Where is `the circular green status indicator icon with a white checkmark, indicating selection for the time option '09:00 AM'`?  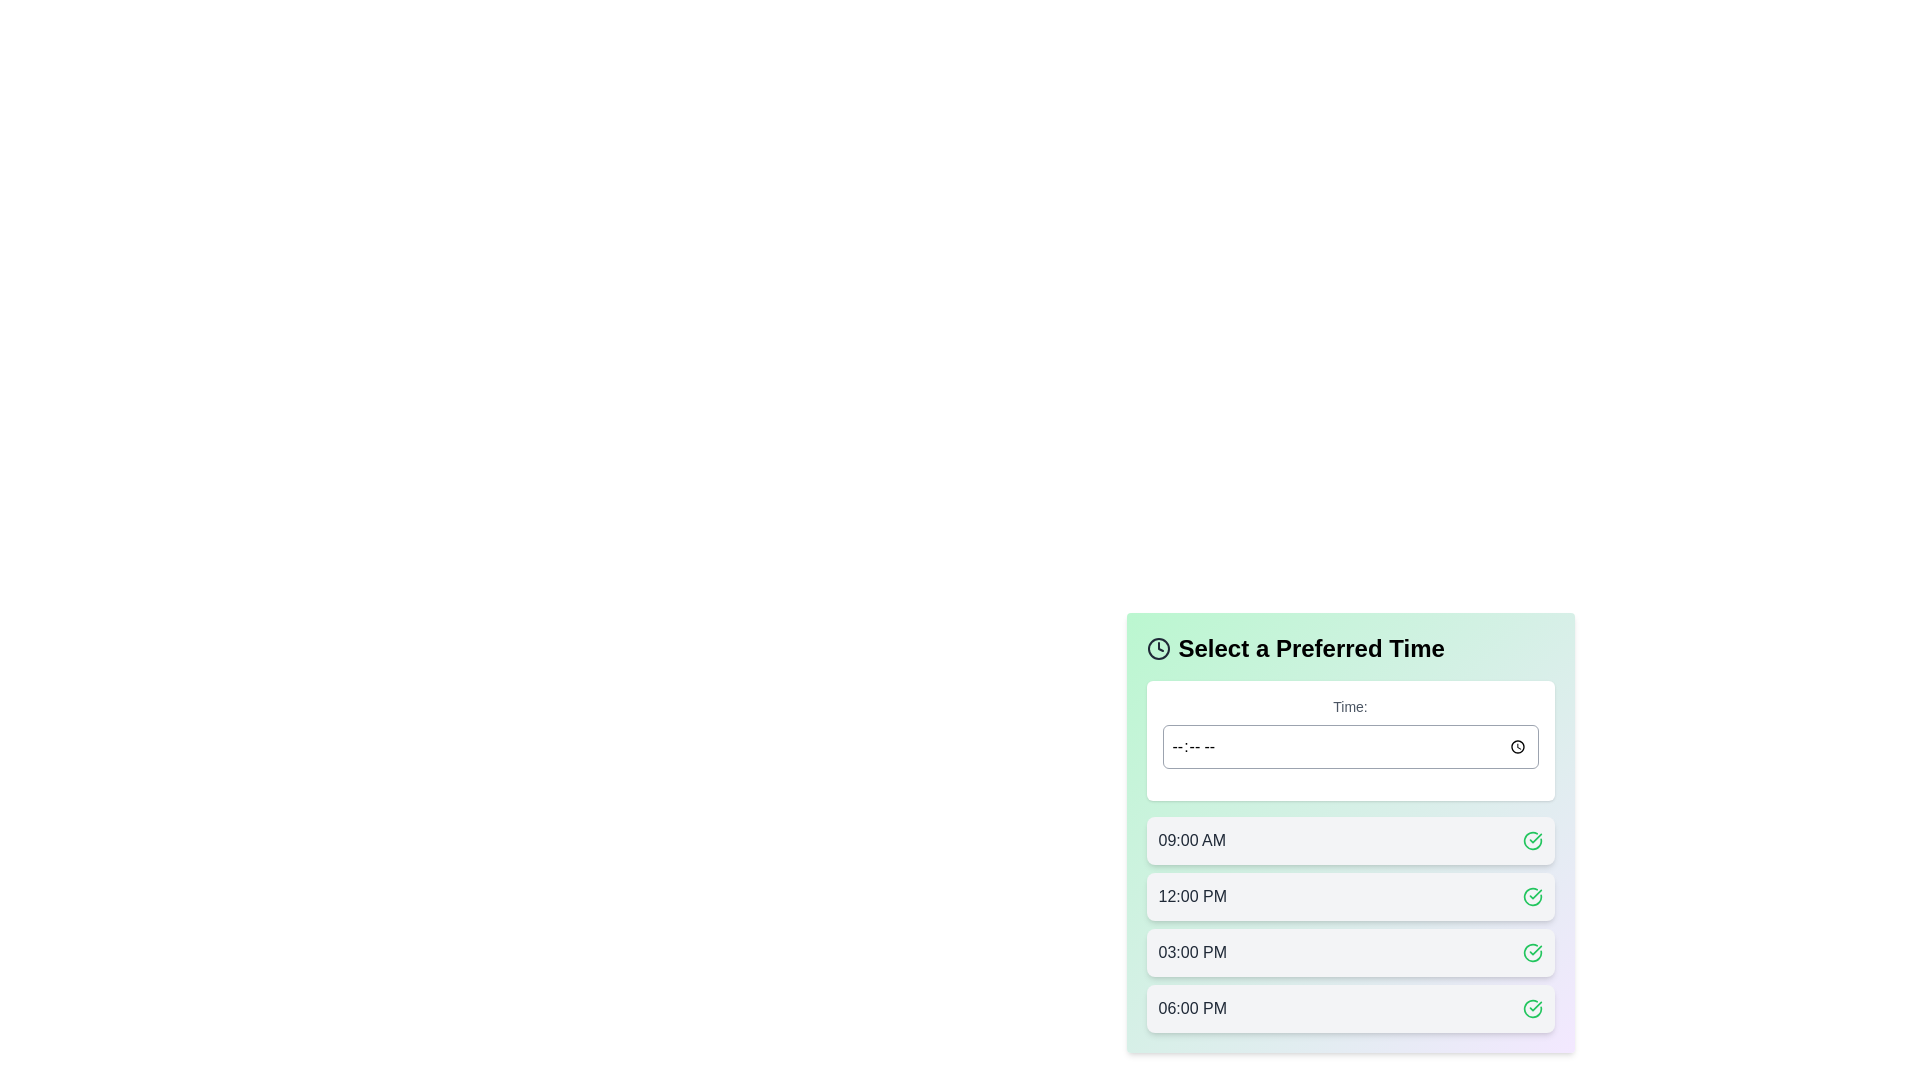
the circular green status indicator icon with a white checkmark, indicating selection for the time option '09:00 AM' is located at coordinates (1531, 840).